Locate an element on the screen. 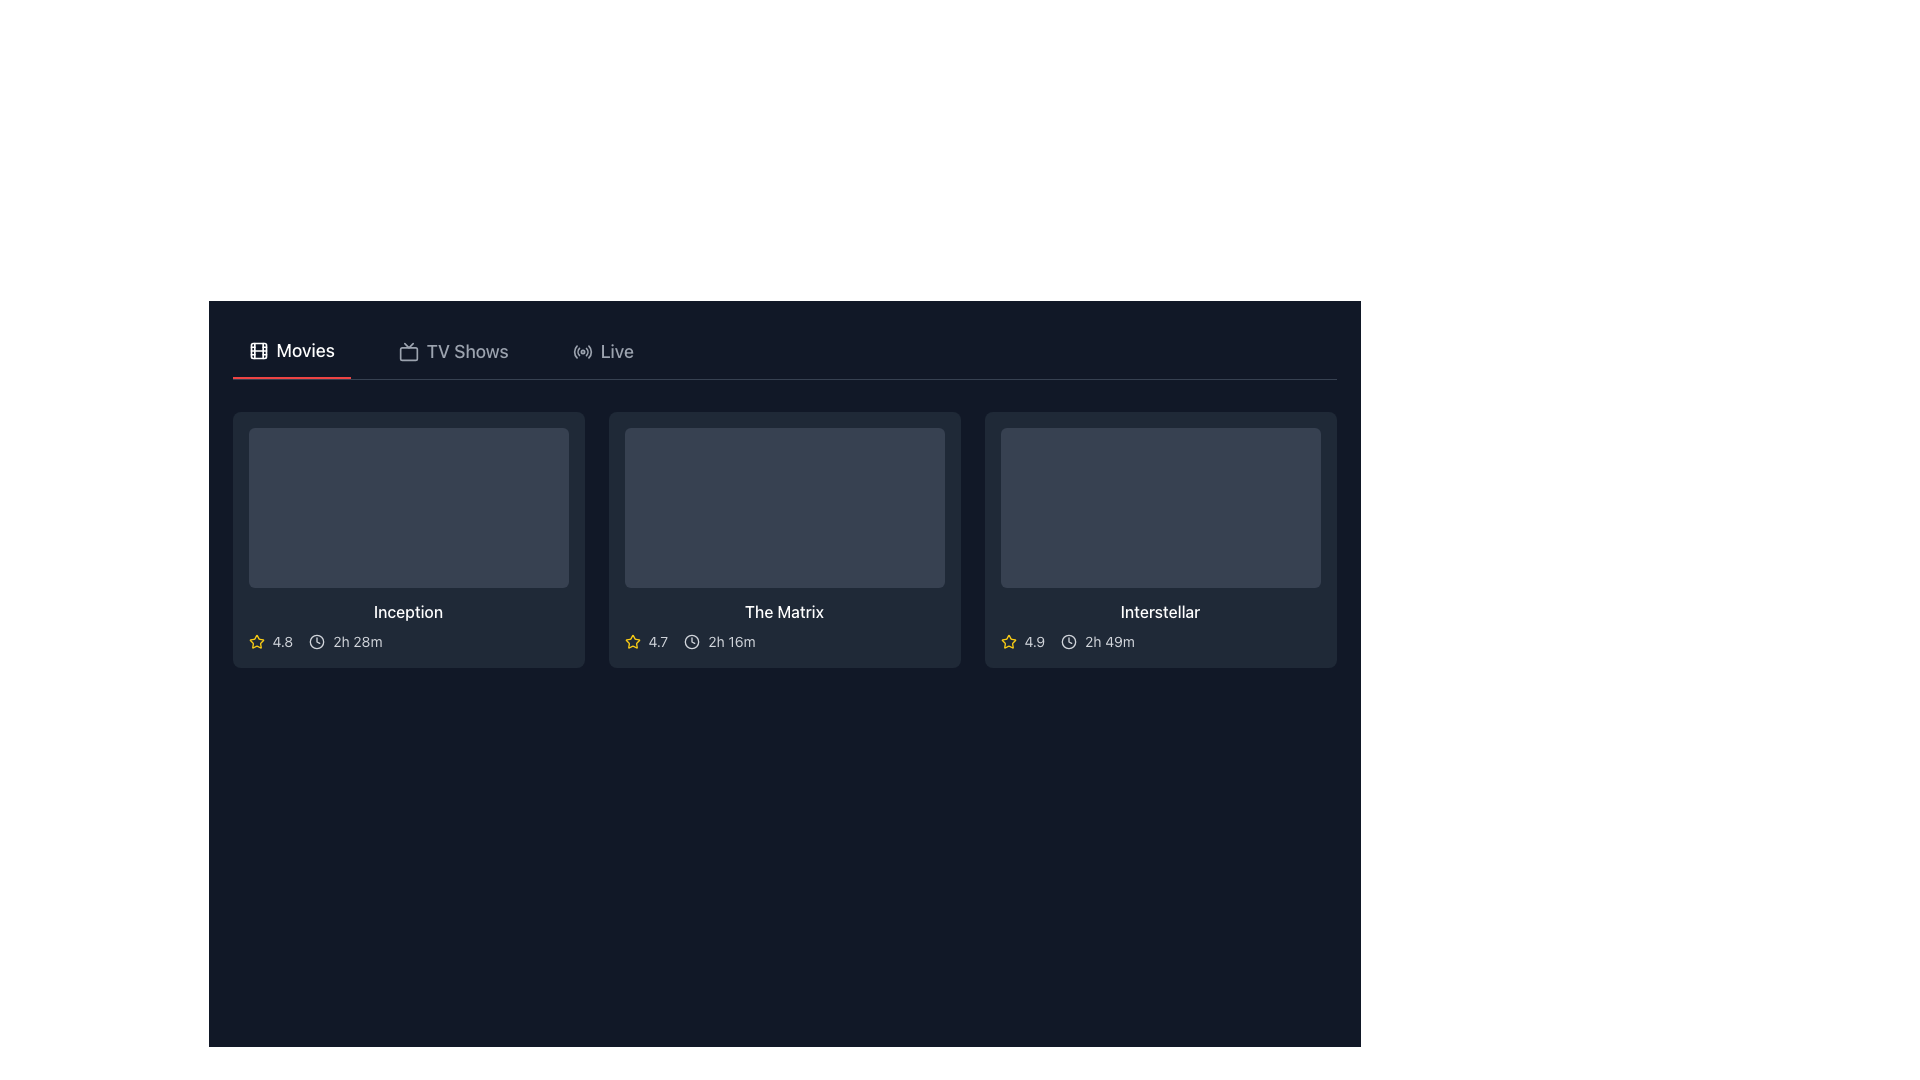  the navigation menu button that displays movie-related content, marking it as the active navigation choice is located at coordinates (290, 350).